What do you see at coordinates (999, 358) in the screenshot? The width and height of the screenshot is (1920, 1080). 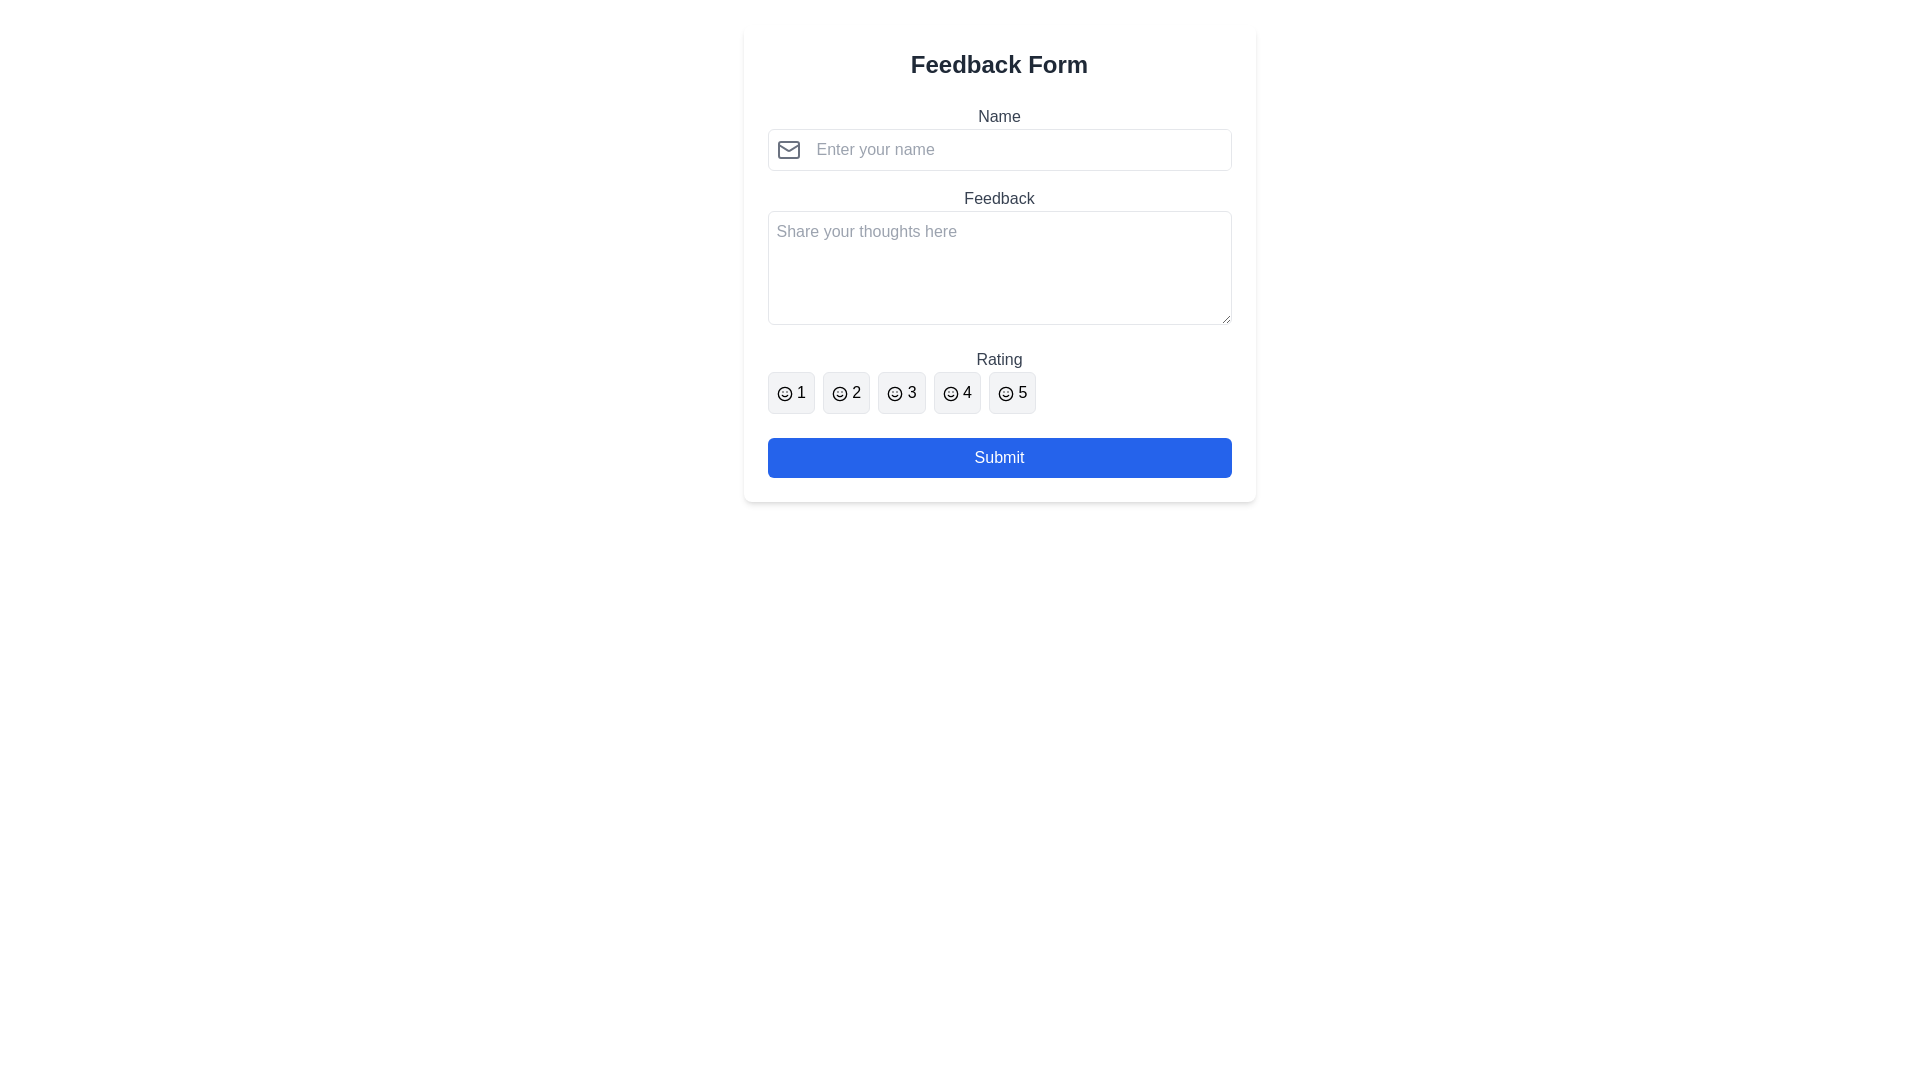 I see `the Text Label that indicates the purpose of the adjacent rating options, located above the rating selection in the feedback form interface` at bounding box center [999, 358].